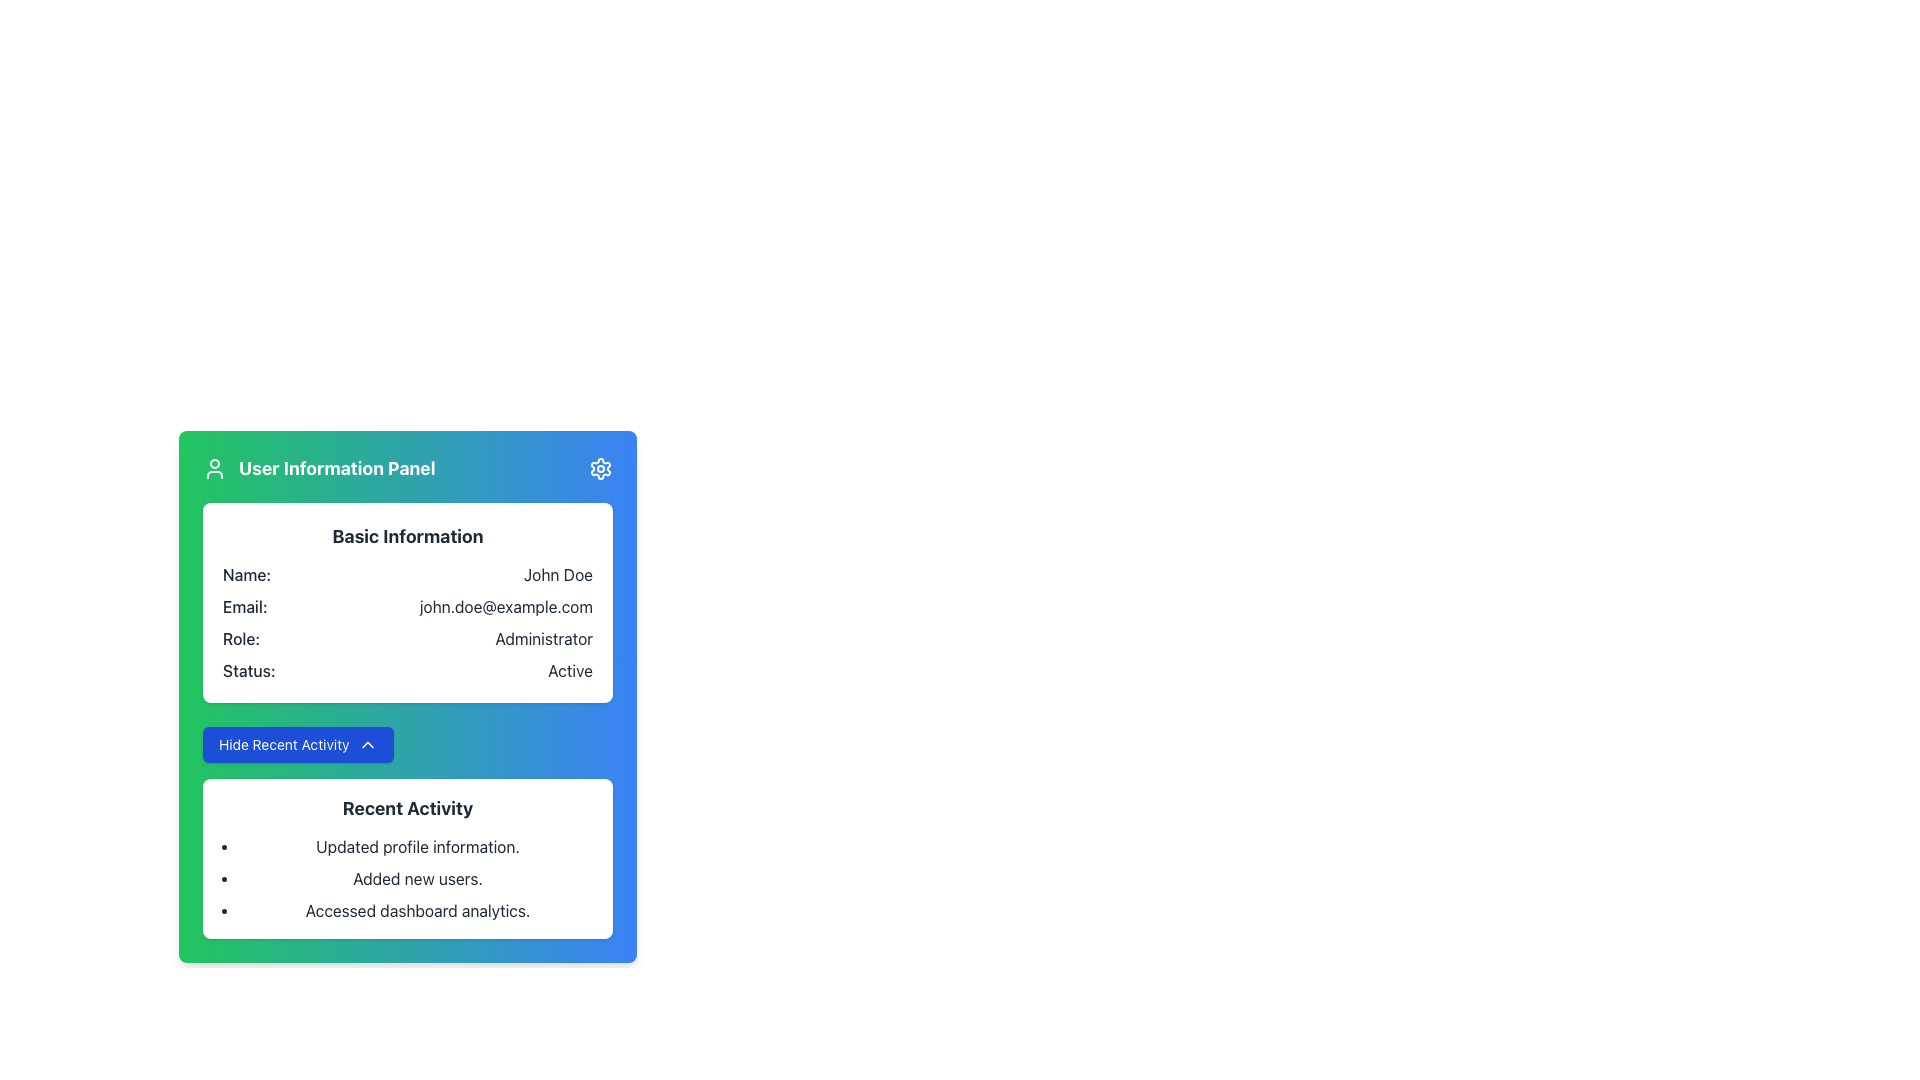  I want to click on the rectangular blue button labeled 'Hide Recent Activity' located in the User Information Panel, so click(297, 744).